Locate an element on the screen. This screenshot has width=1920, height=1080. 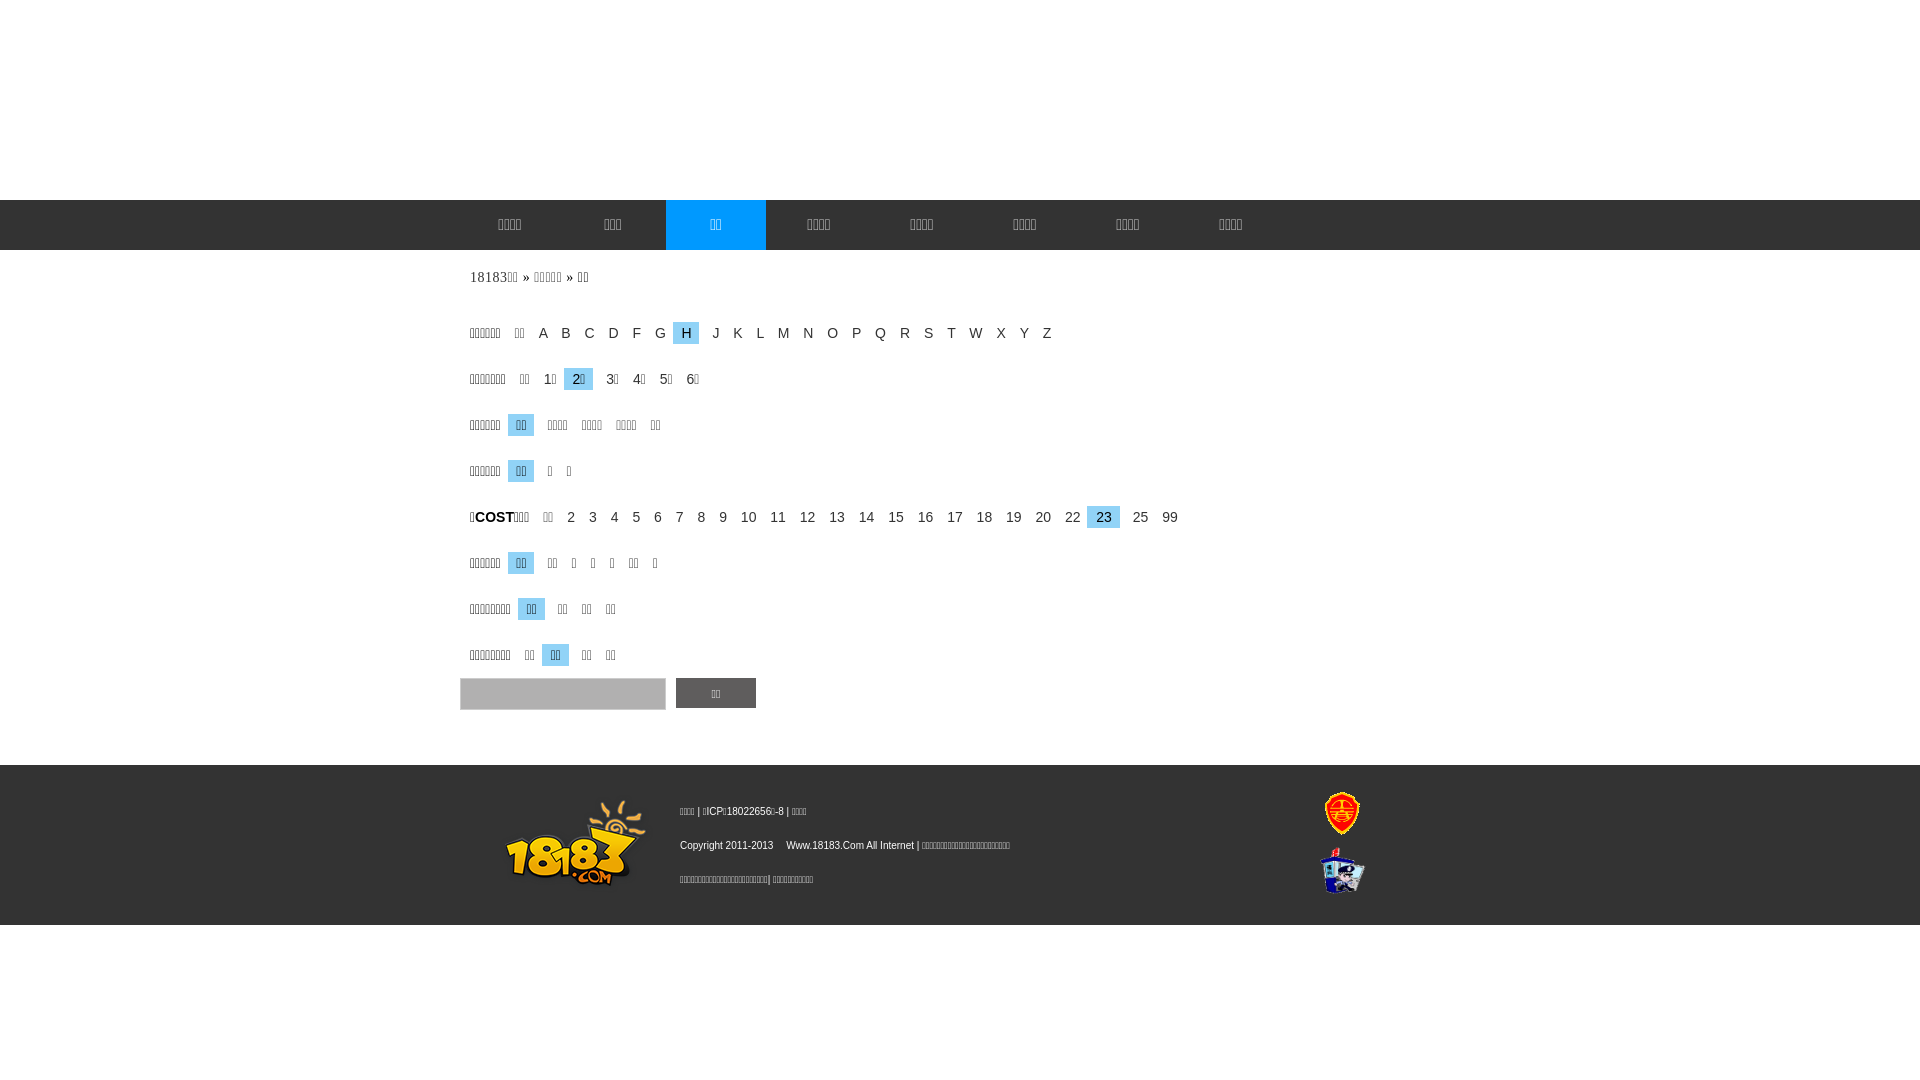
'20' is located at coordinates (1026, 515).